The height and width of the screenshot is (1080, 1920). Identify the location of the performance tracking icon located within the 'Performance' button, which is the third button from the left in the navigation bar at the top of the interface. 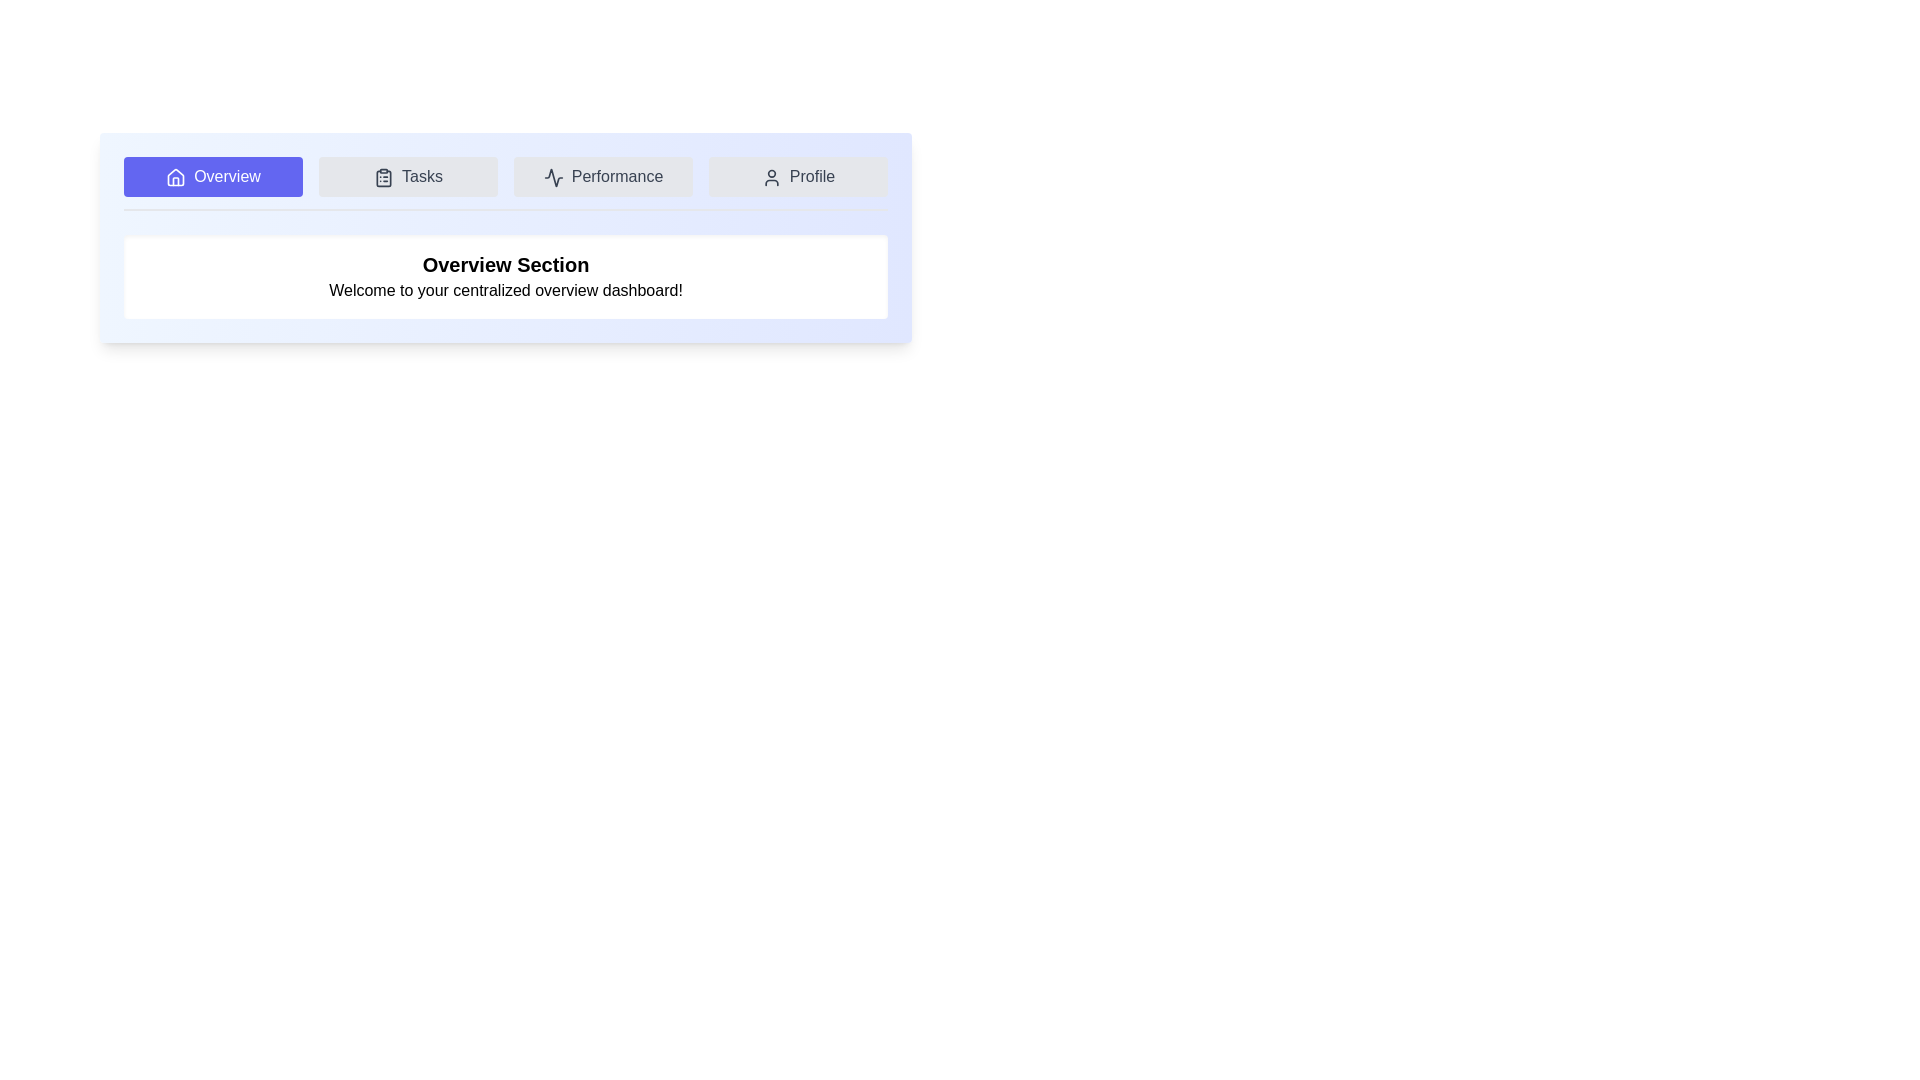
(553, 176).